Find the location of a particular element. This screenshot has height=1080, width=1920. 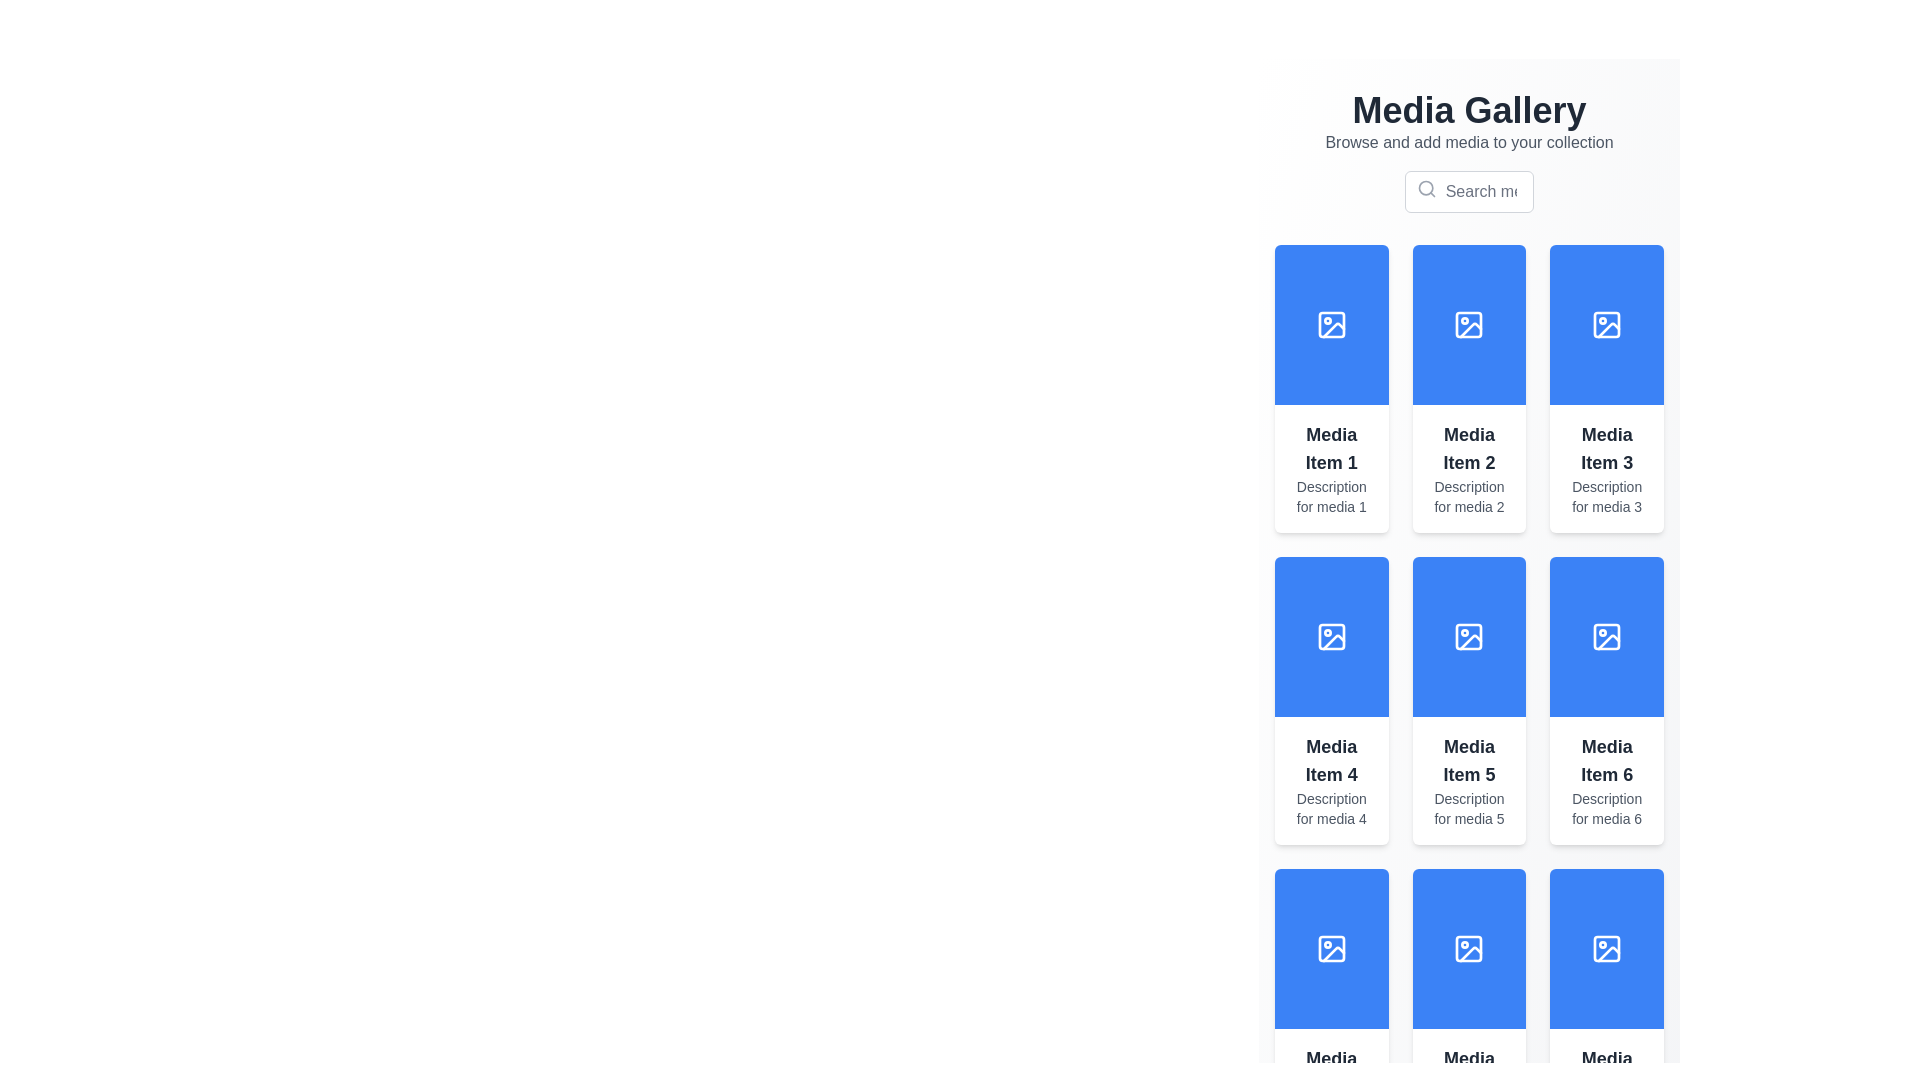

the media description card located in the second column of the first row, positioned between 'Media Item 1' and 'Media Item 3', to interact with it is located at coordinates (1468, 469).